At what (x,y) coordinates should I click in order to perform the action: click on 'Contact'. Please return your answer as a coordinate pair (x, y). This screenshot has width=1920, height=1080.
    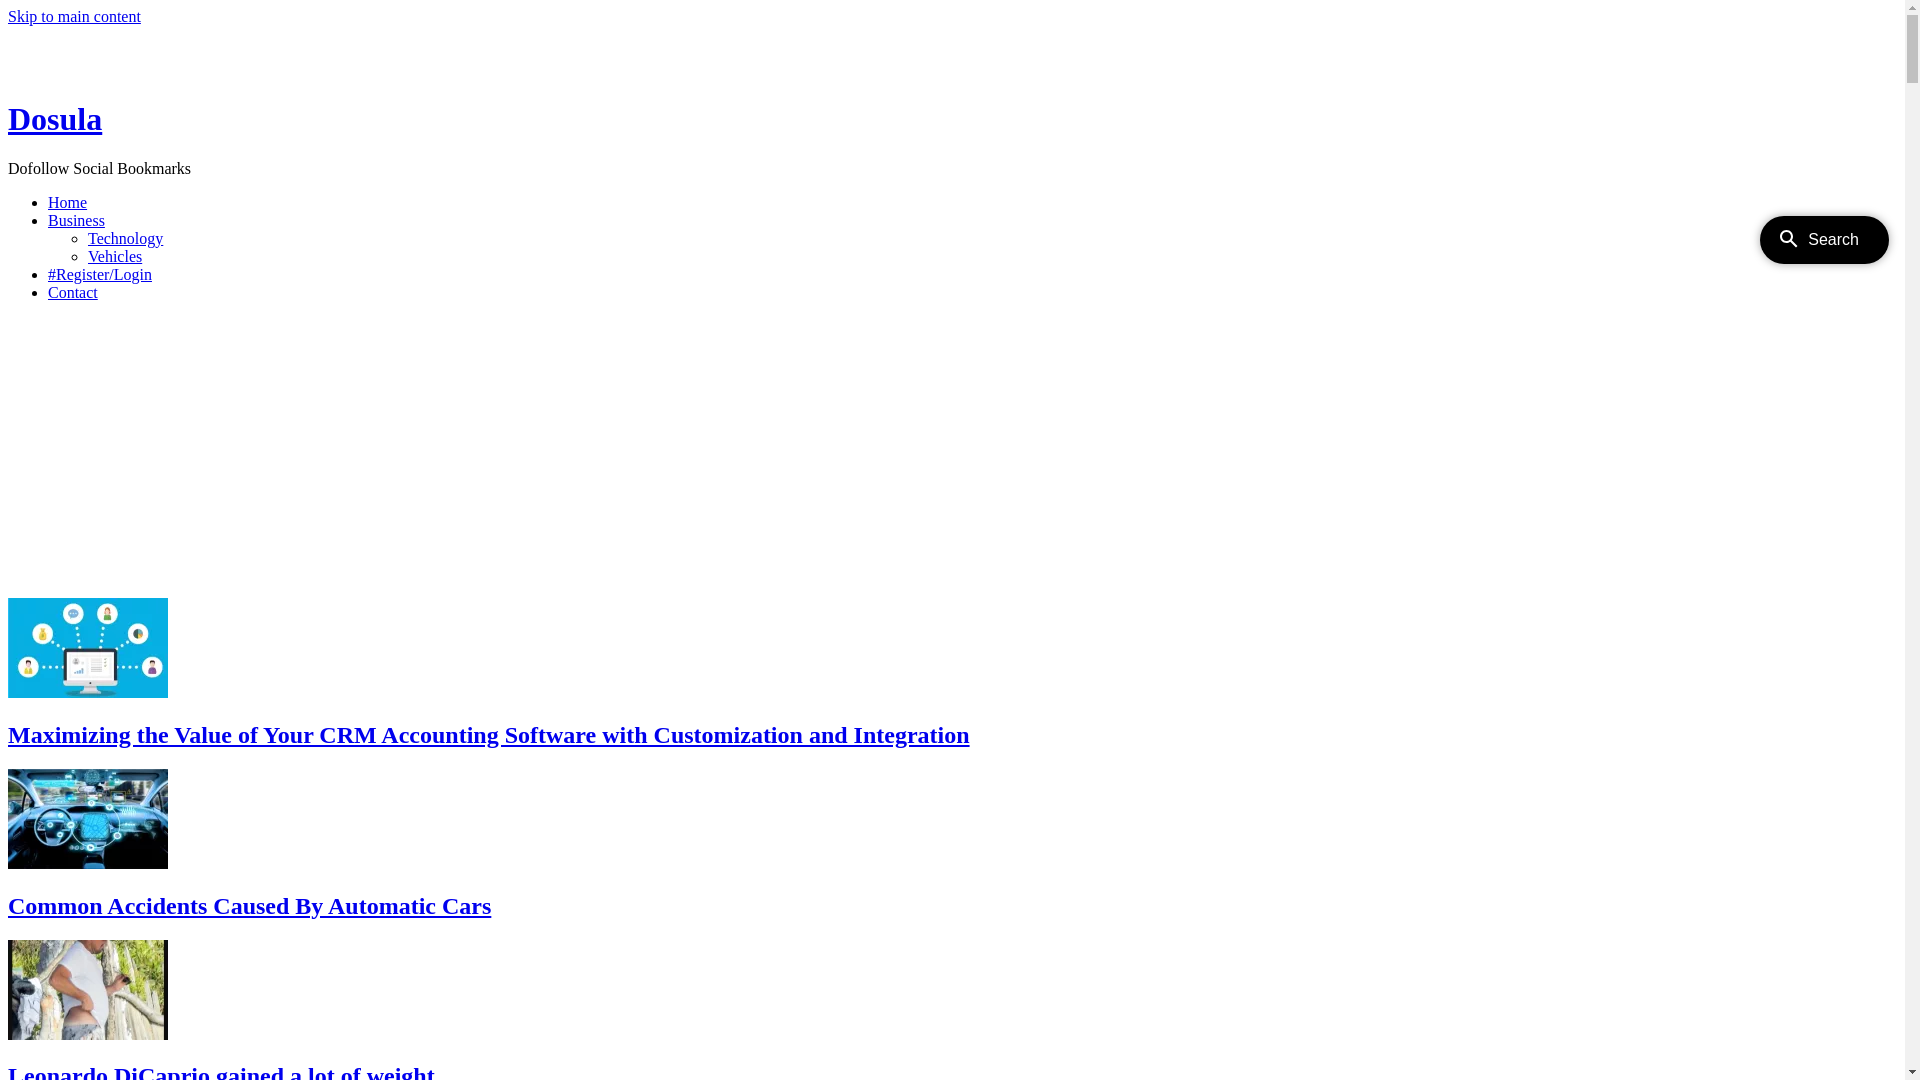
    Looking at the image, I should click on (72, 292).